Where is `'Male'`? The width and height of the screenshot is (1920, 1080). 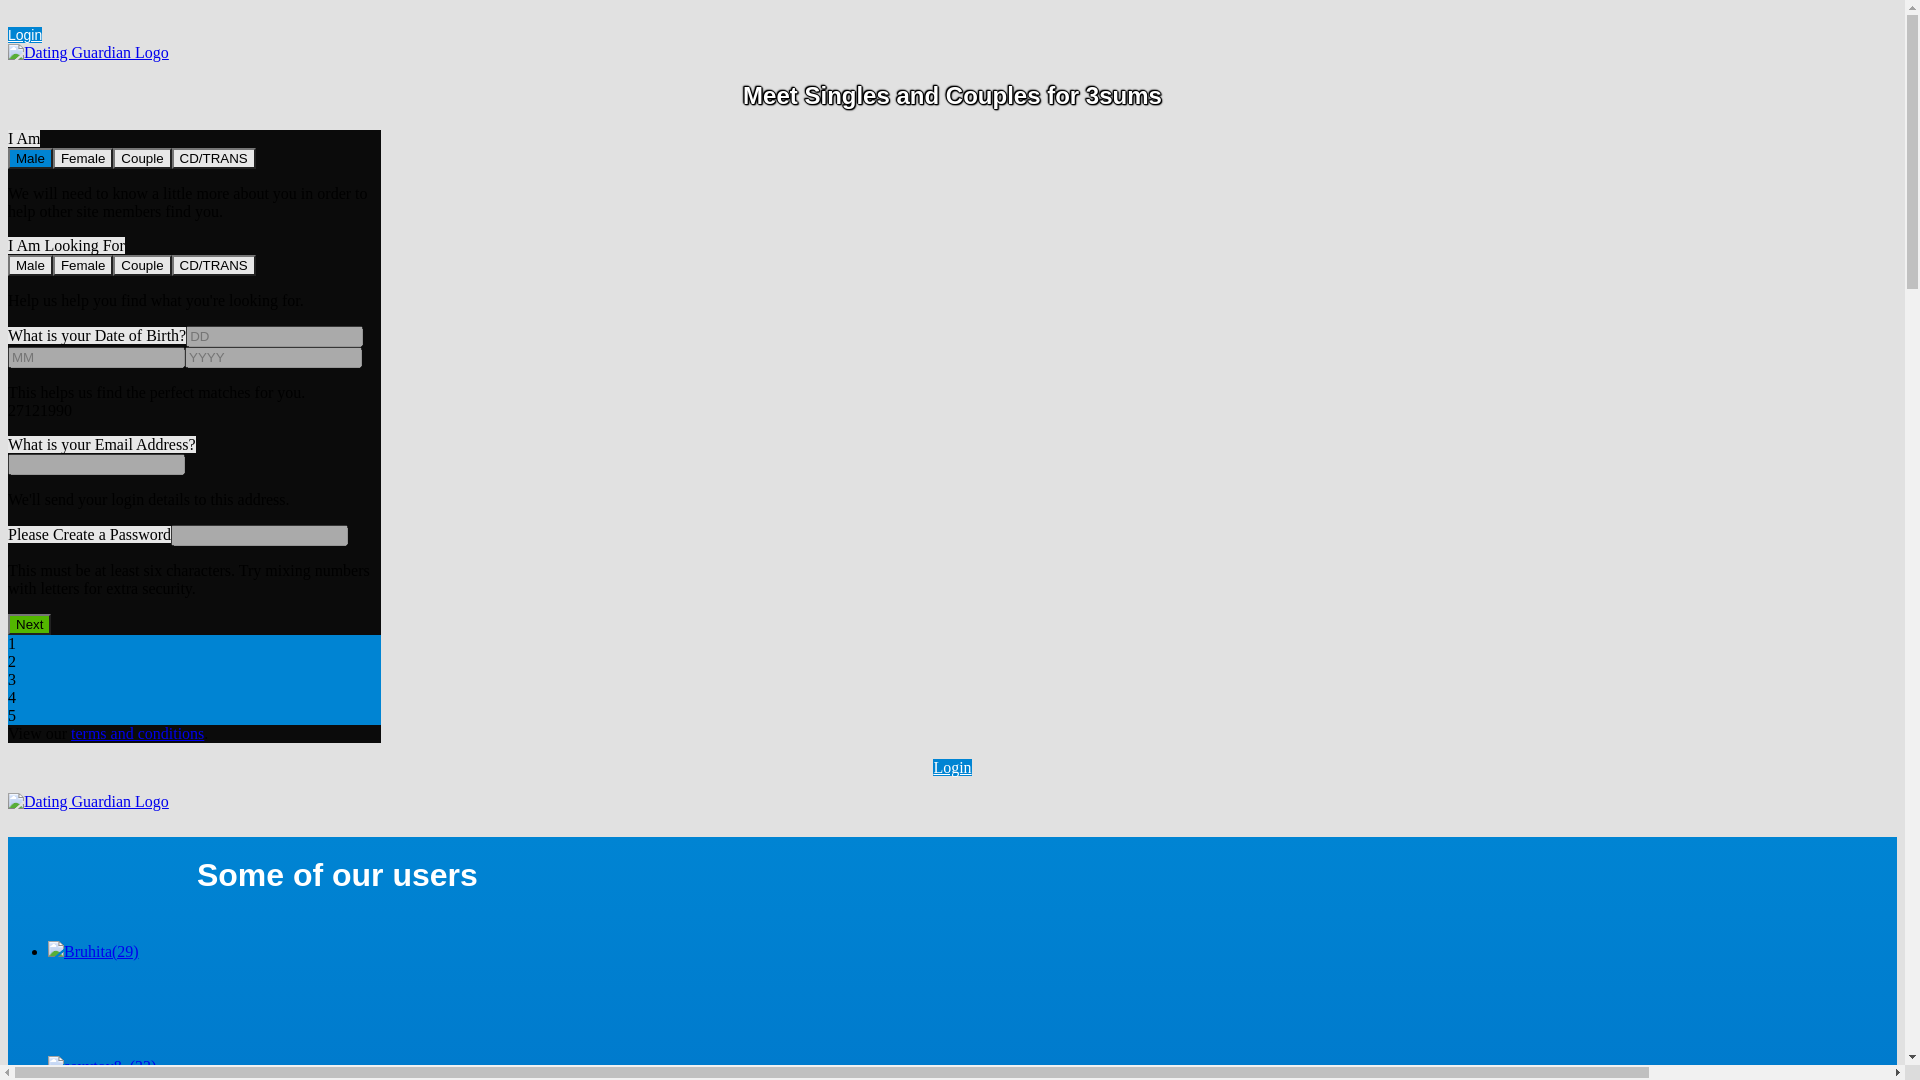
'Male' is located at coordinates (30, 264).